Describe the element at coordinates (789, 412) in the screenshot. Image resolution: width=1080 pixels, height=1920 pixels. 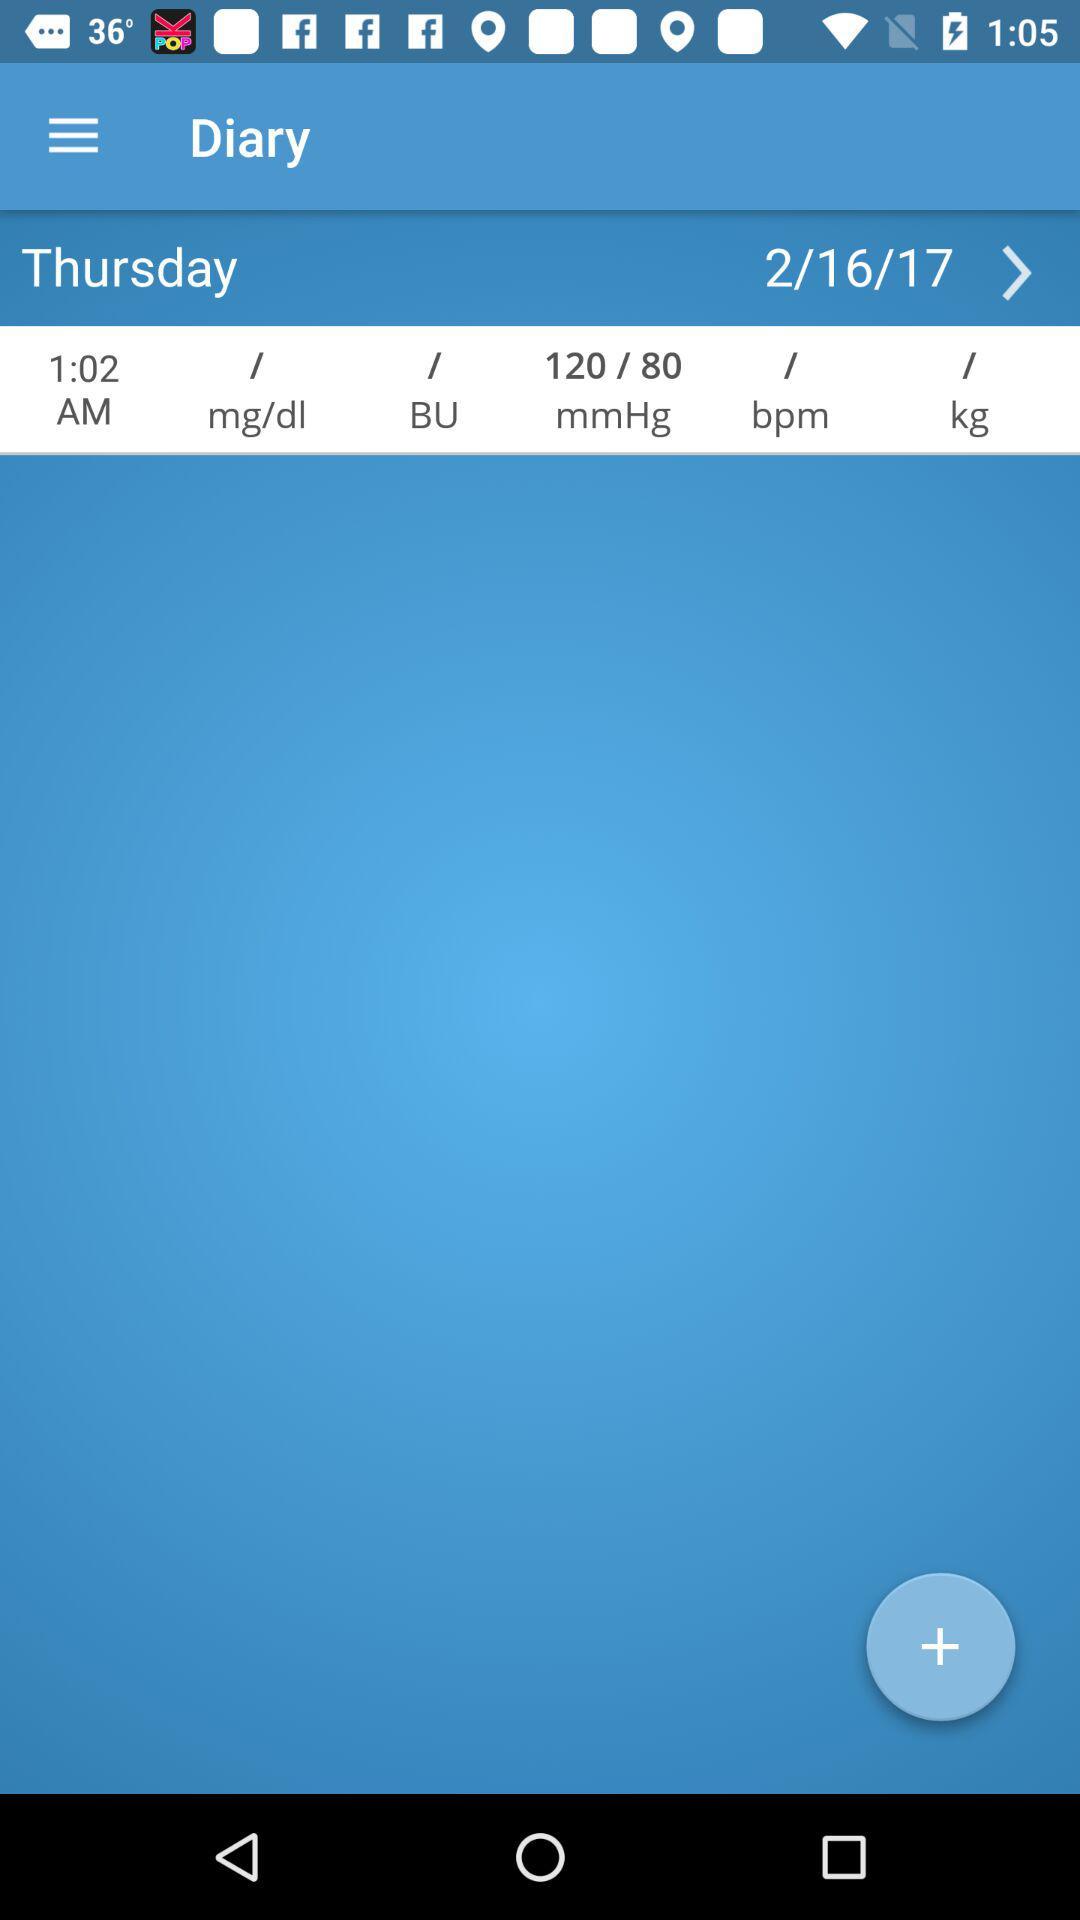
I see `the icon to the left of the kg item` at that location.